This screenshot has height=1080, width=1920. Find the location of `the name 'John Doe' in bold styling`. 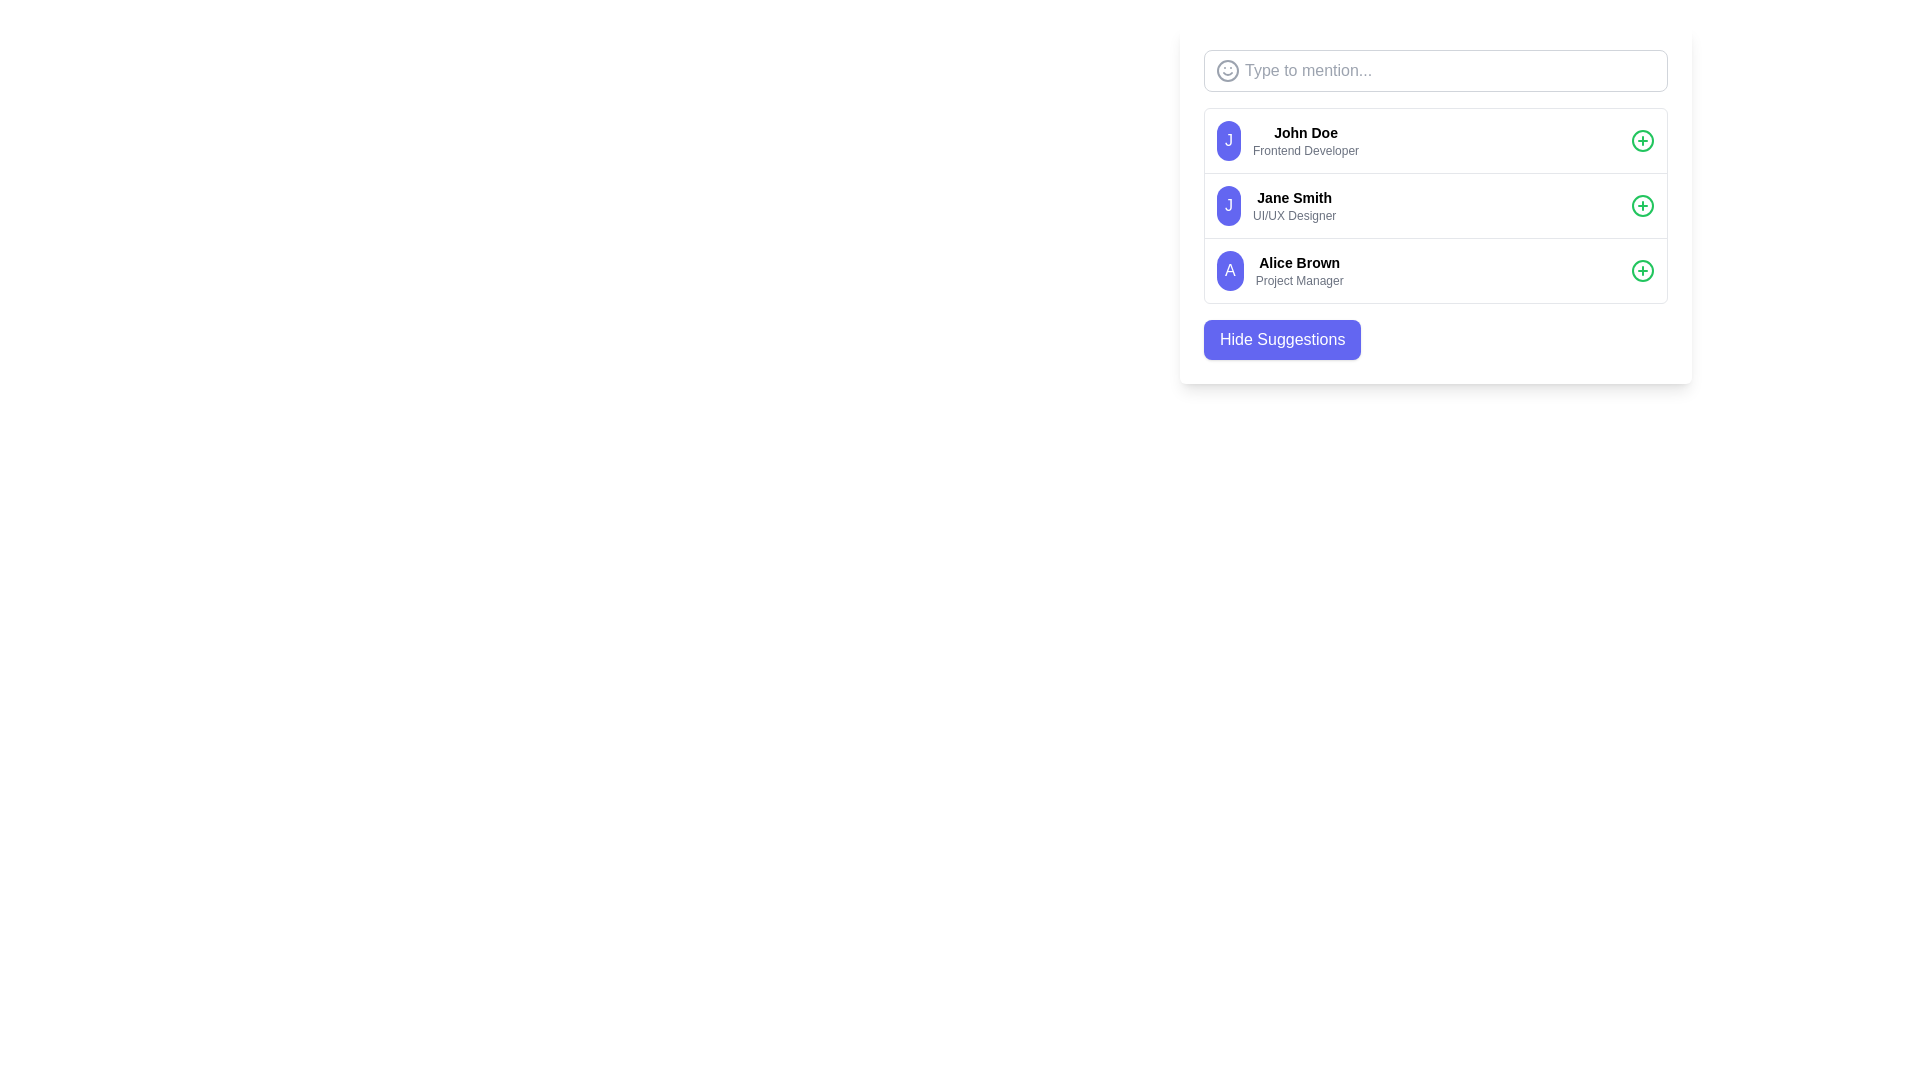

the name 'John Doe' in bold styling is located at coordinates (1305, 140).